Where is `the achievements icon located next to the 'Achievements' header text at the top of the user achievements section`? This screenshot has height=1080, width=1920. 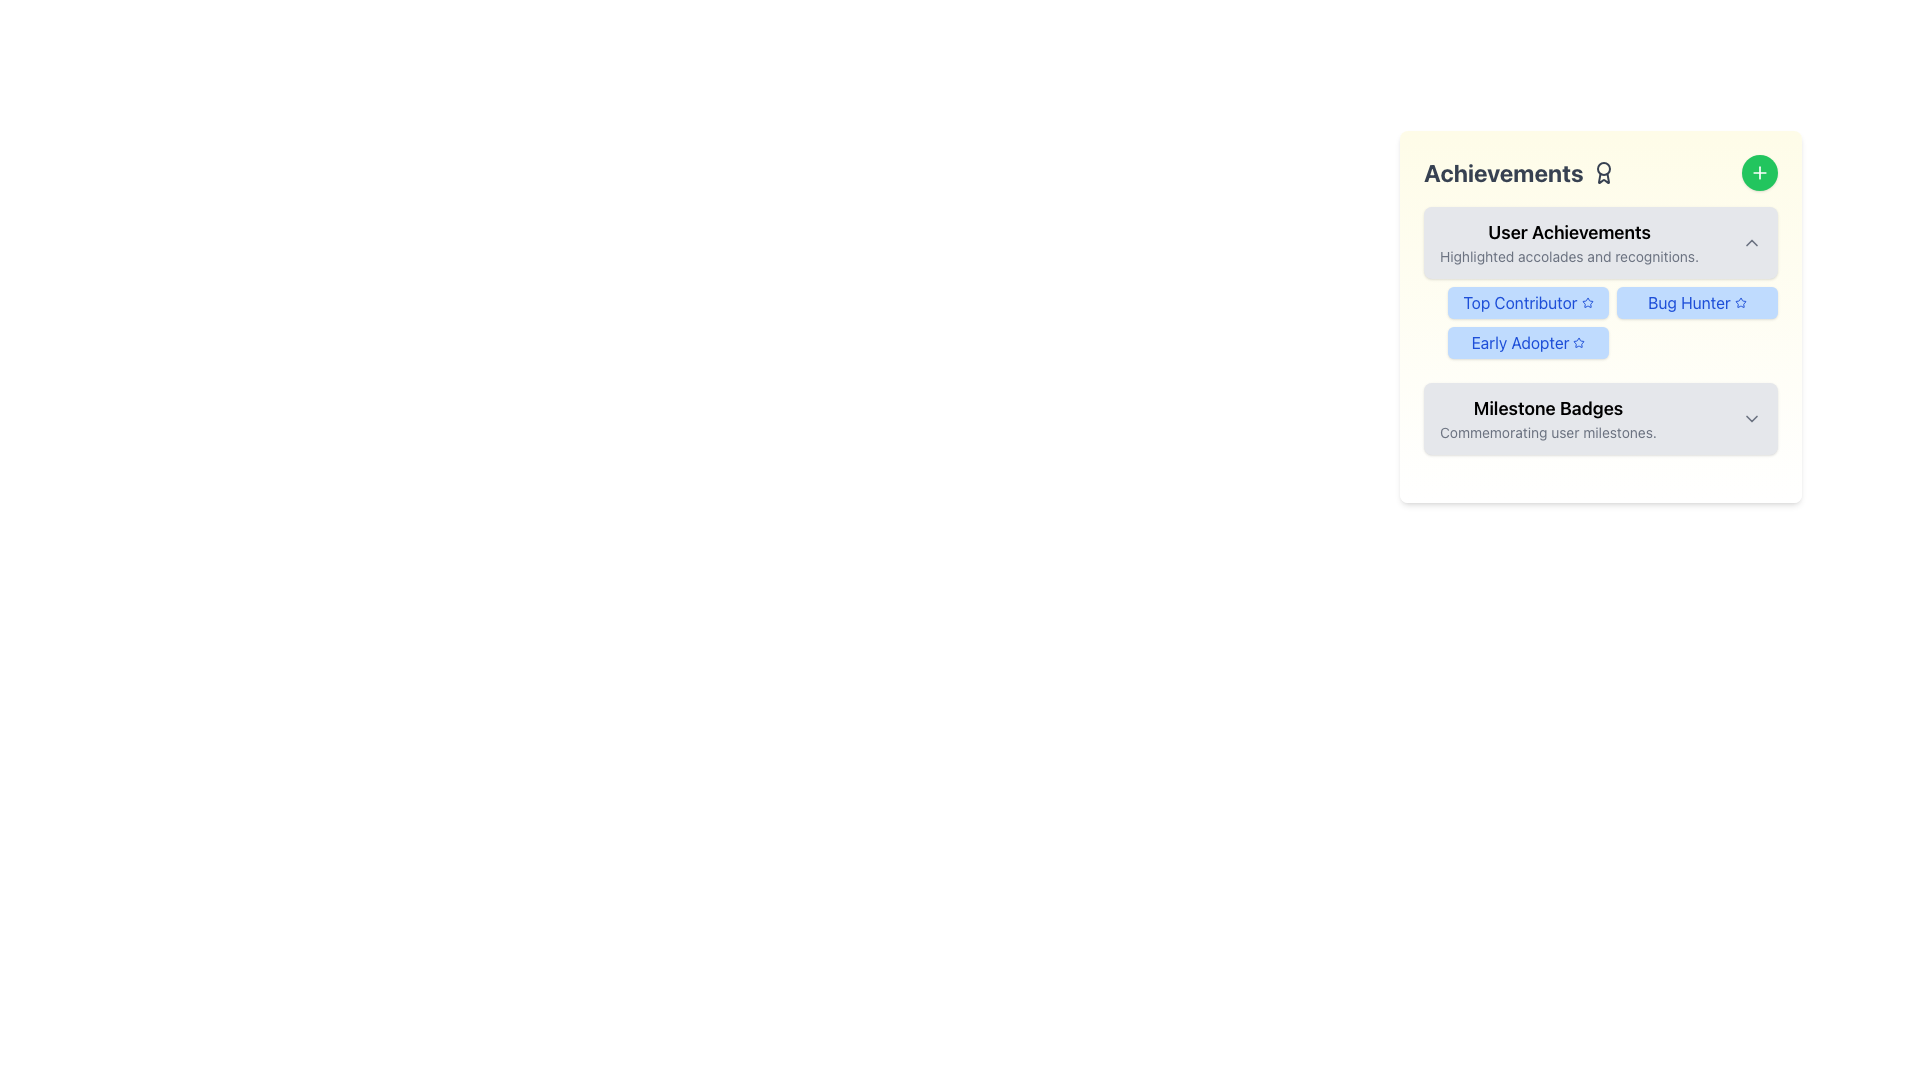 the achievements icon located next to the 'Achievements' header text at the top of the user achievements section is located at coordinates (1603, 172).